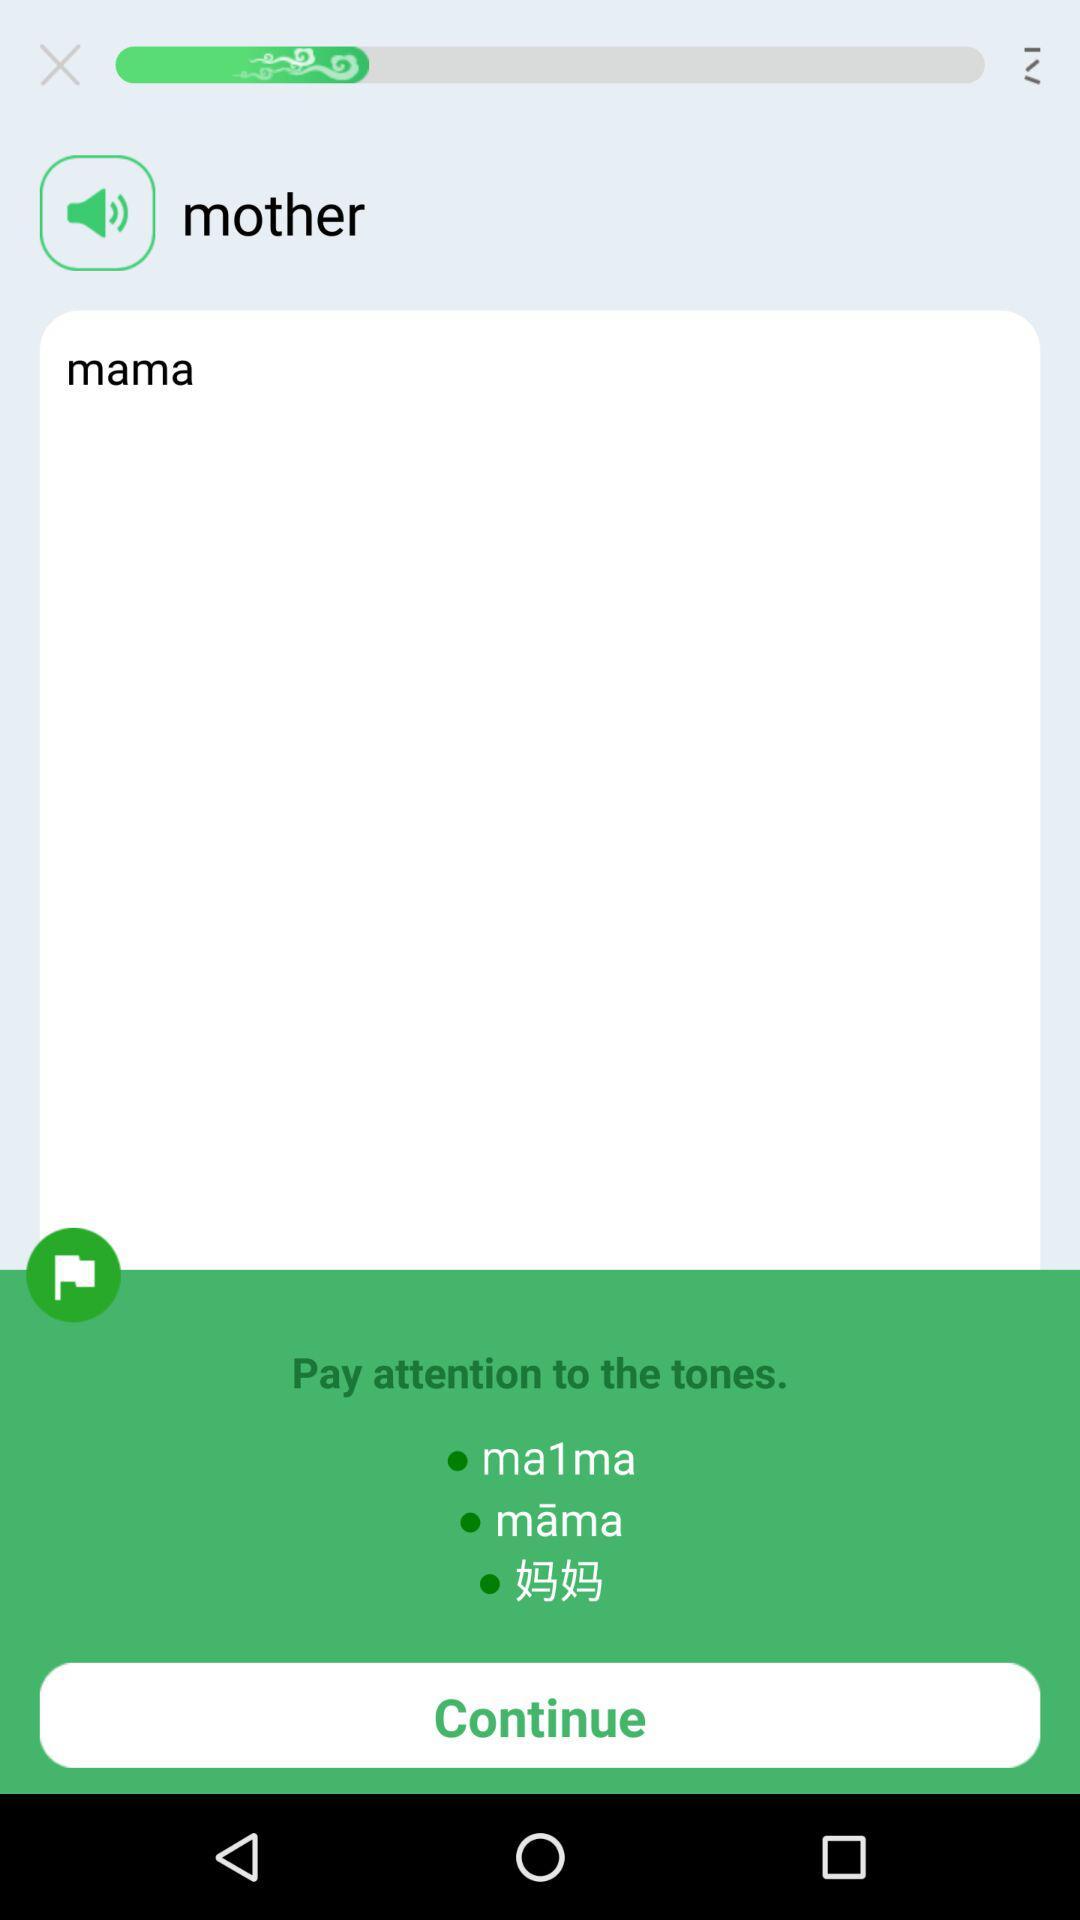 This screenshot has width=1080, height=1920. What do you see at coordinates (67, 64) in the screenshot?
I see `exit current page` at bounding box center [67, 64].